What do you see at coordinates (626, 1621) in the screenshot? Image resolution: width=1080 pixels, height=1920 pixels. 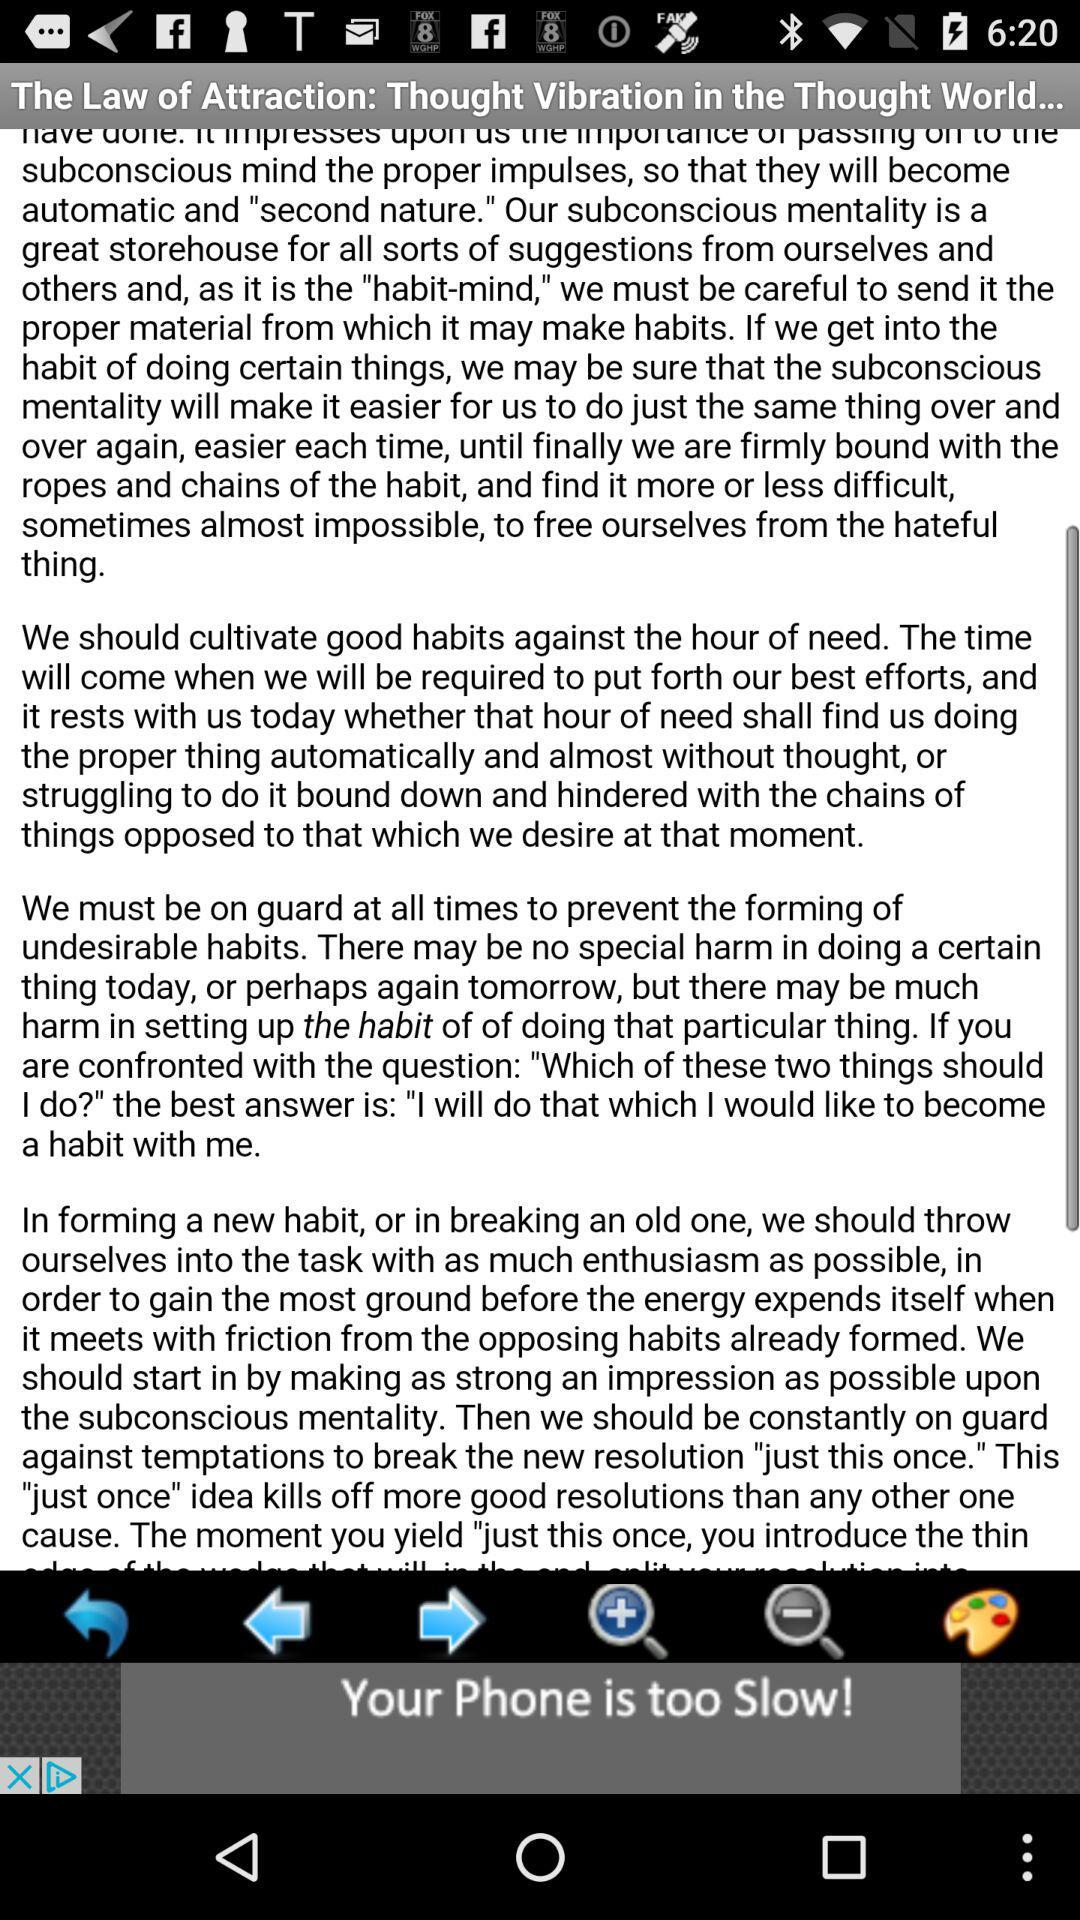 I see `zoom` at bounding box center [626, 1621].